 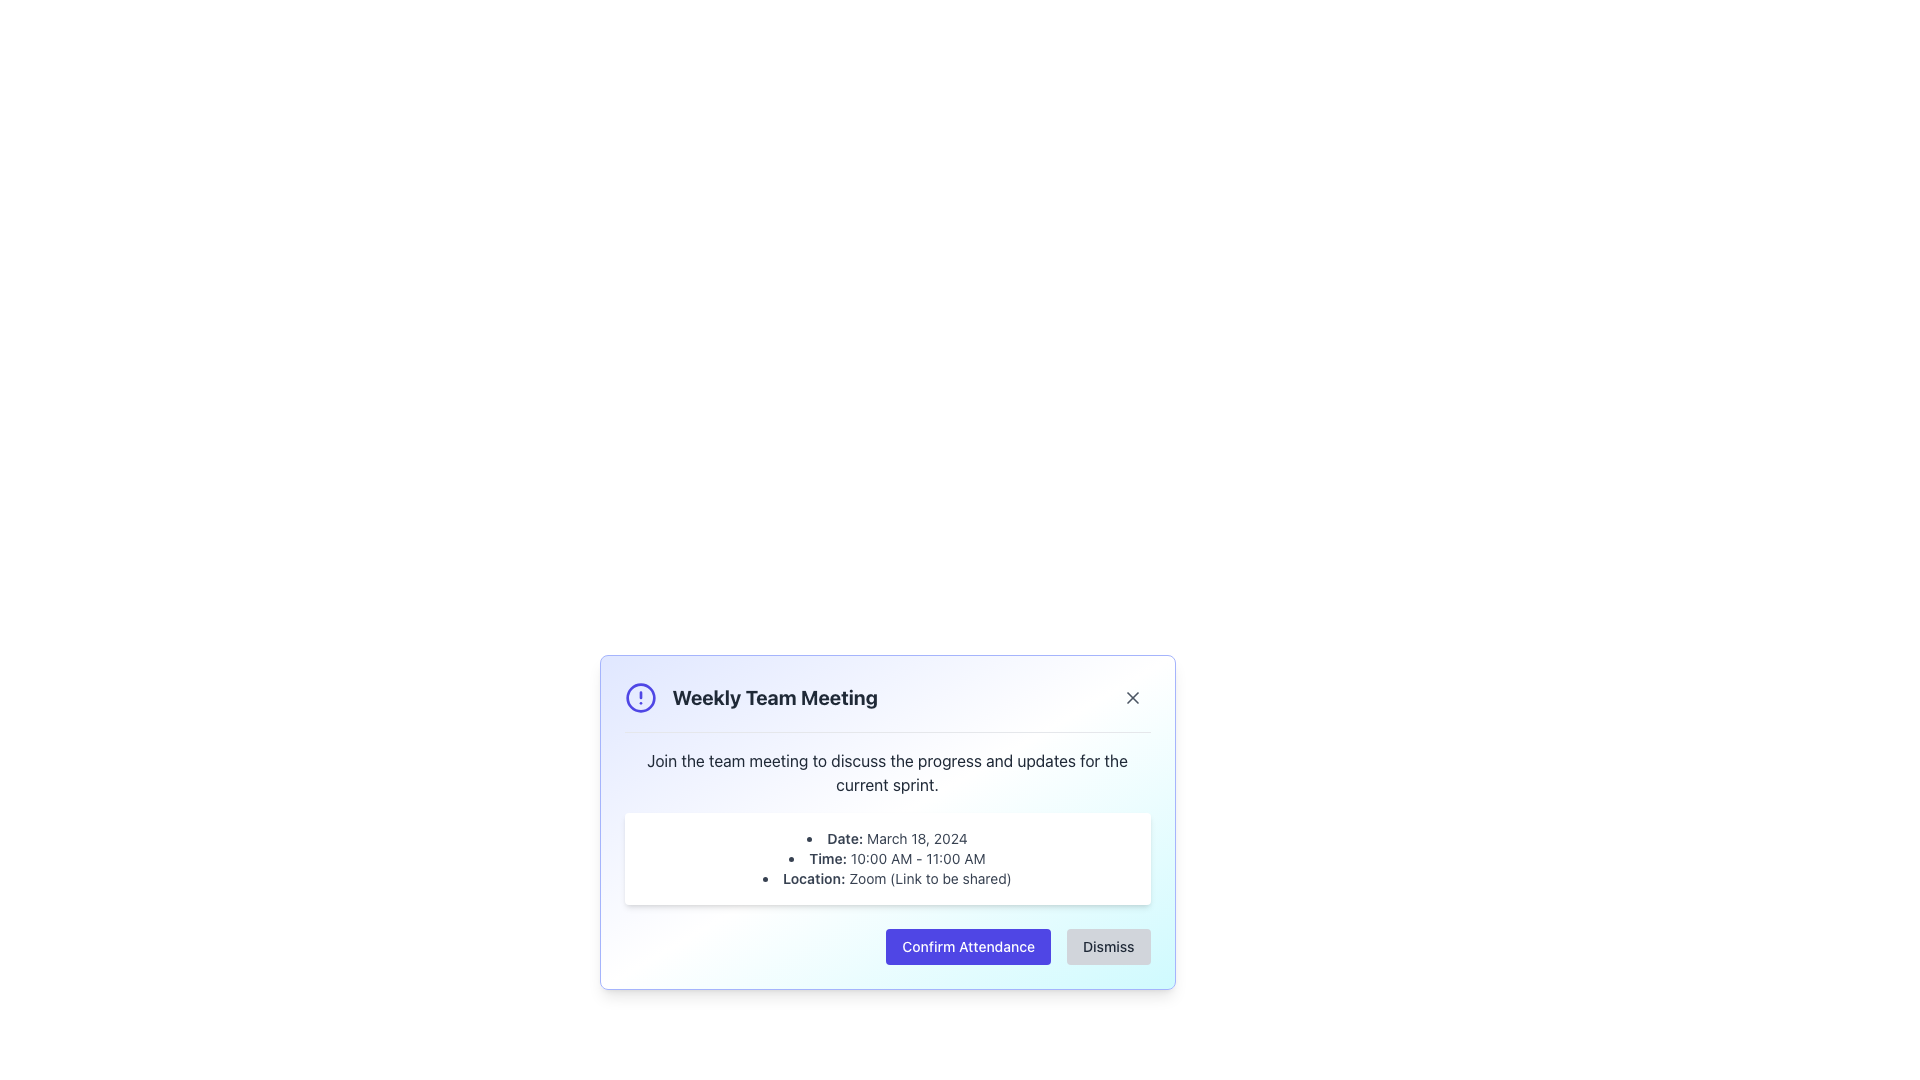 I want to click on the 'Confirm Attendance' button, which has a vibrant purple background and white text, located at the bottom right of the dialog box, so click(x=968, y=946).